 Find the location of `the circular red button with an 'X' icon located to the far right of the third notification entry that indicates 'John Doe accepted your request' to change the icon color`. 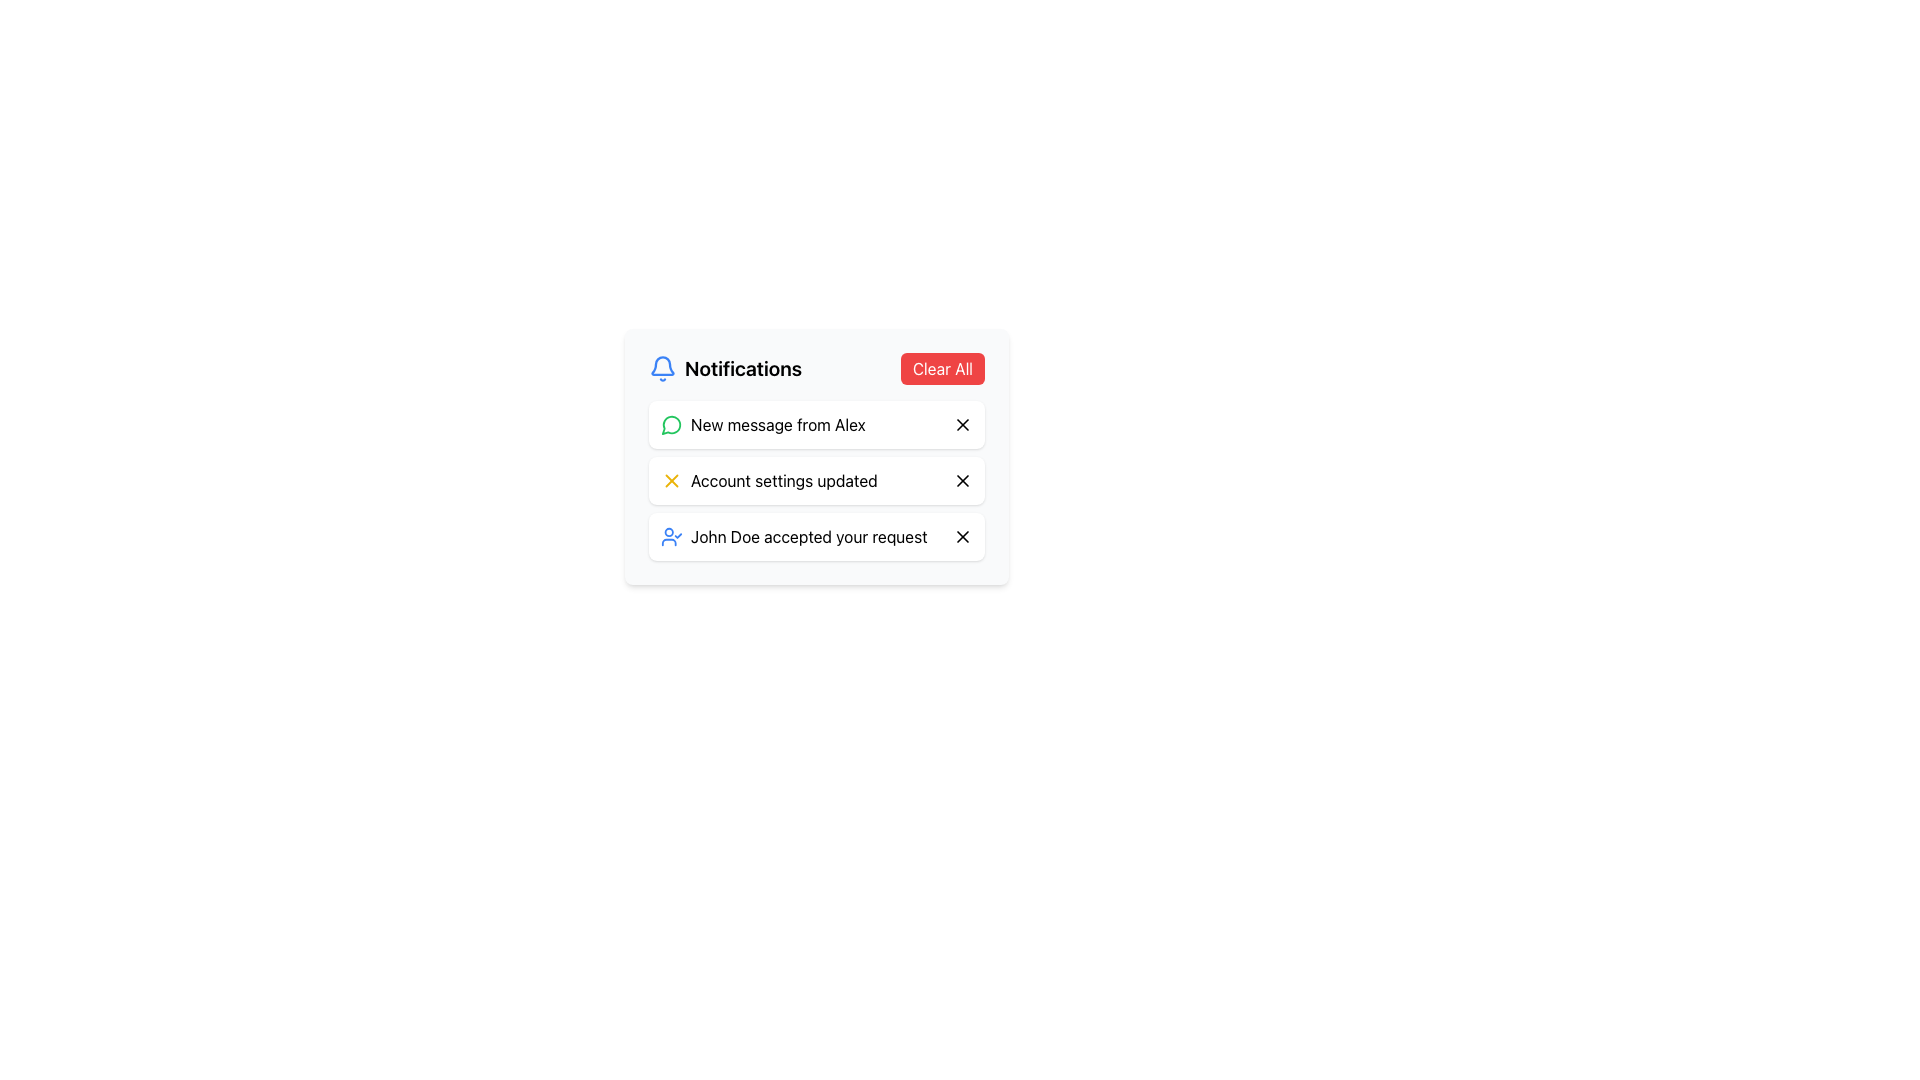

the circular red button with an 'X' icon located to the far right of the third notification entry that indicates 'John Doe accepted your request' to change the icon color is located at coordinates (963, 535).